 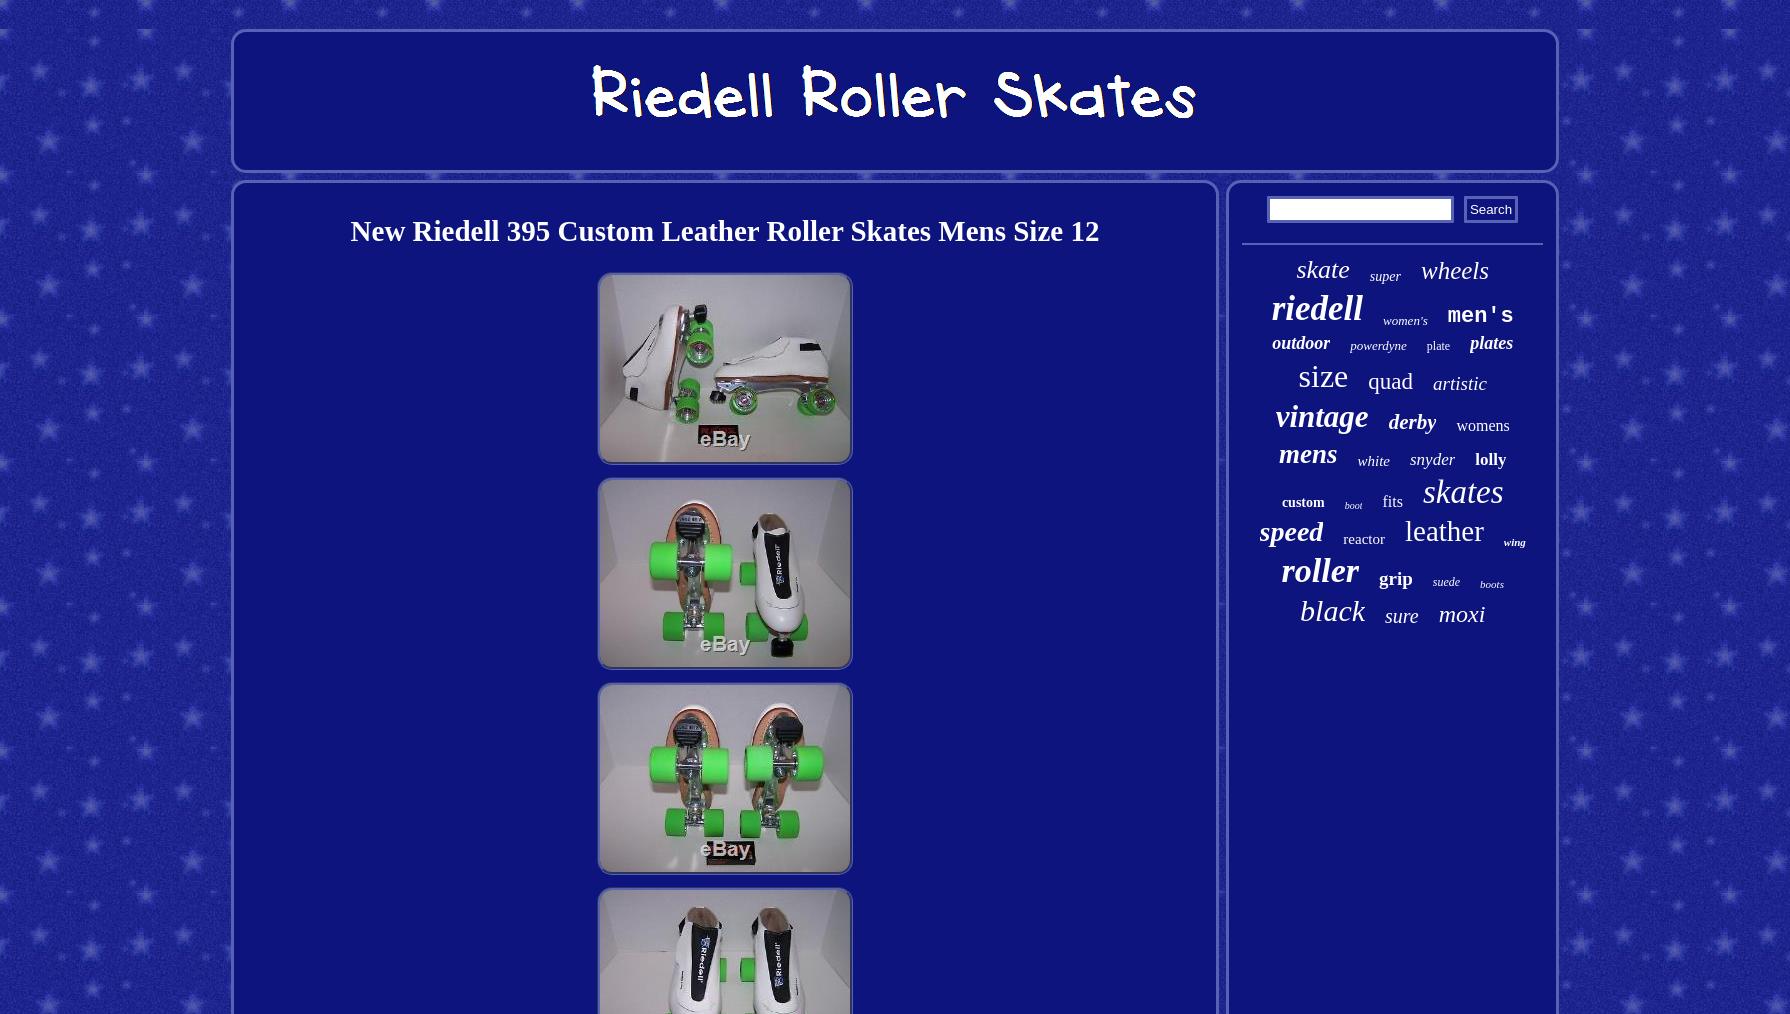 What do you see at coordinates (1342, 505) in the screenshot?
I see `'boot'` at bounding box center [1342, 505].